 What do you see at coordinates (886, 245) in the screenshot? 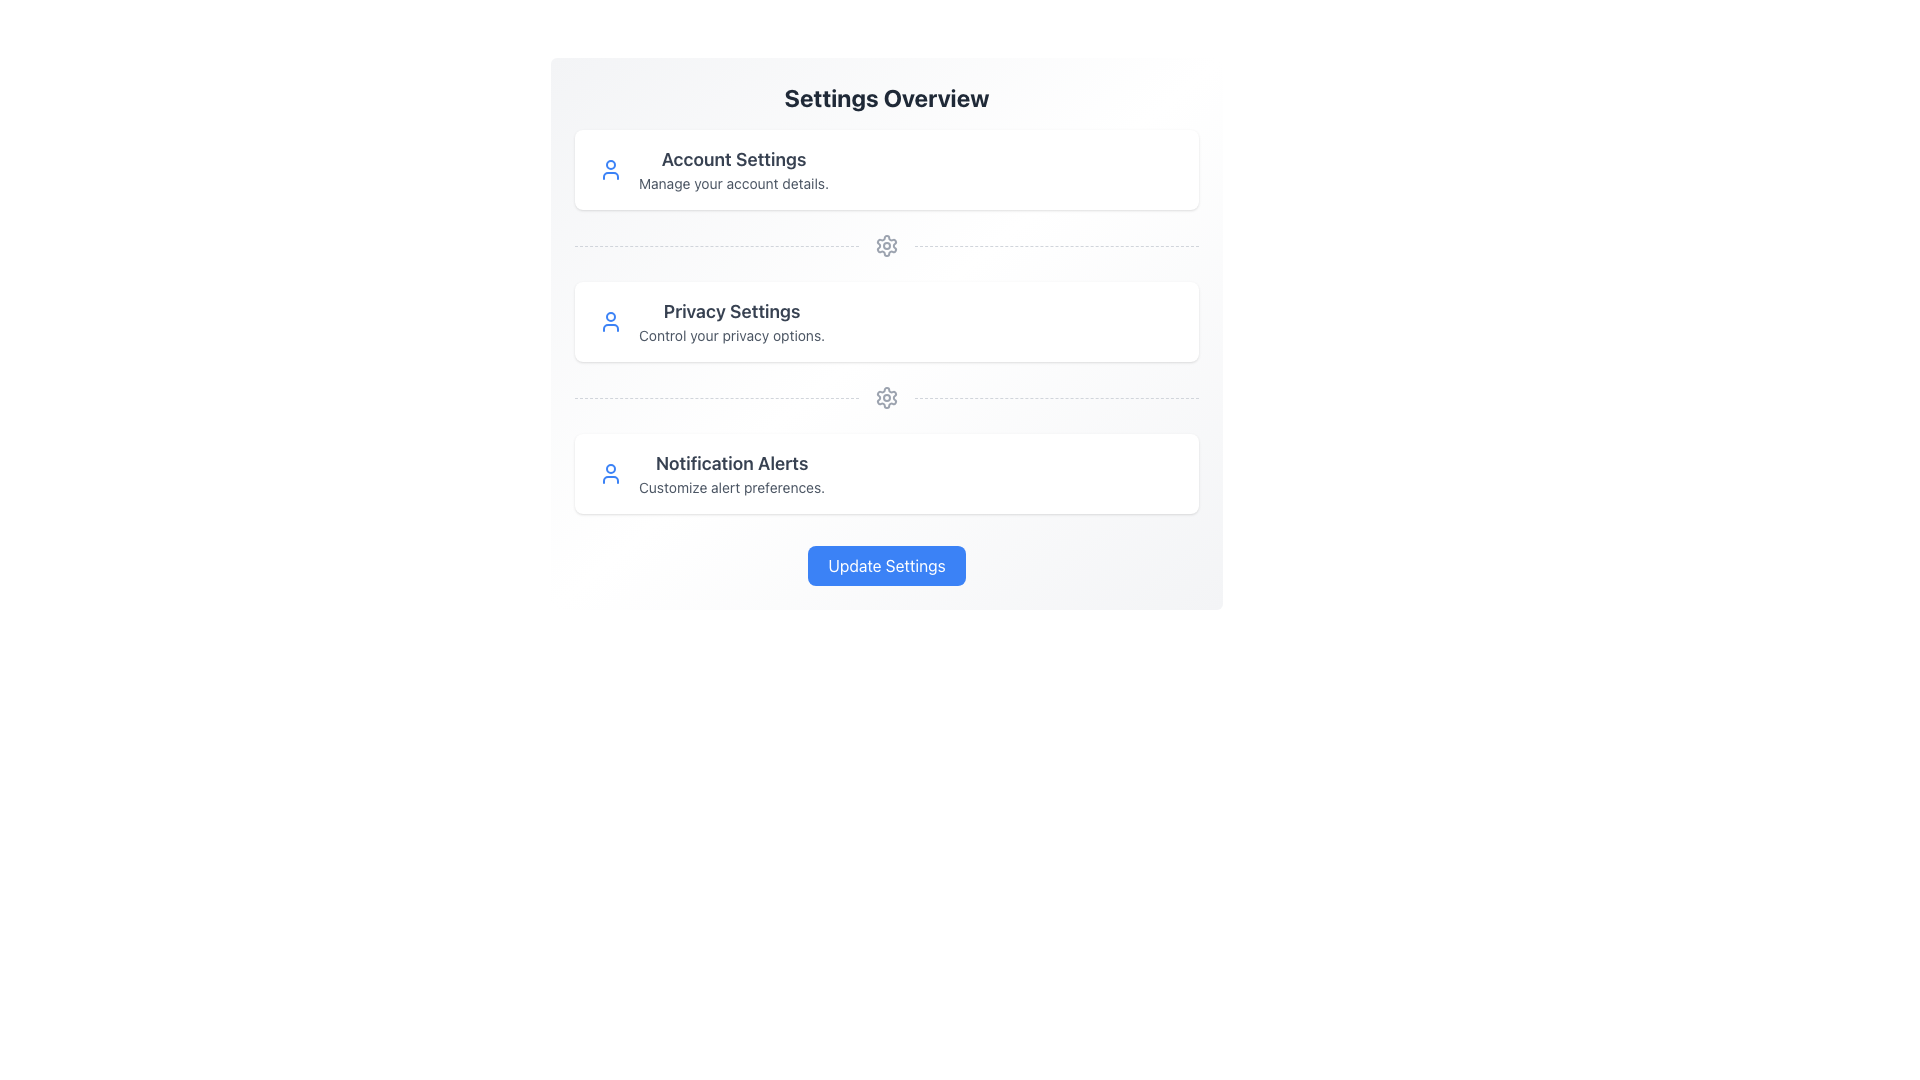
I see `the gear-shaped settings icon, which is light gray and located in the center of a horizontal dashed line divider between the 'Privacy Settings' and 'Notification Alerts' sections` at bounding box center [886, 245].